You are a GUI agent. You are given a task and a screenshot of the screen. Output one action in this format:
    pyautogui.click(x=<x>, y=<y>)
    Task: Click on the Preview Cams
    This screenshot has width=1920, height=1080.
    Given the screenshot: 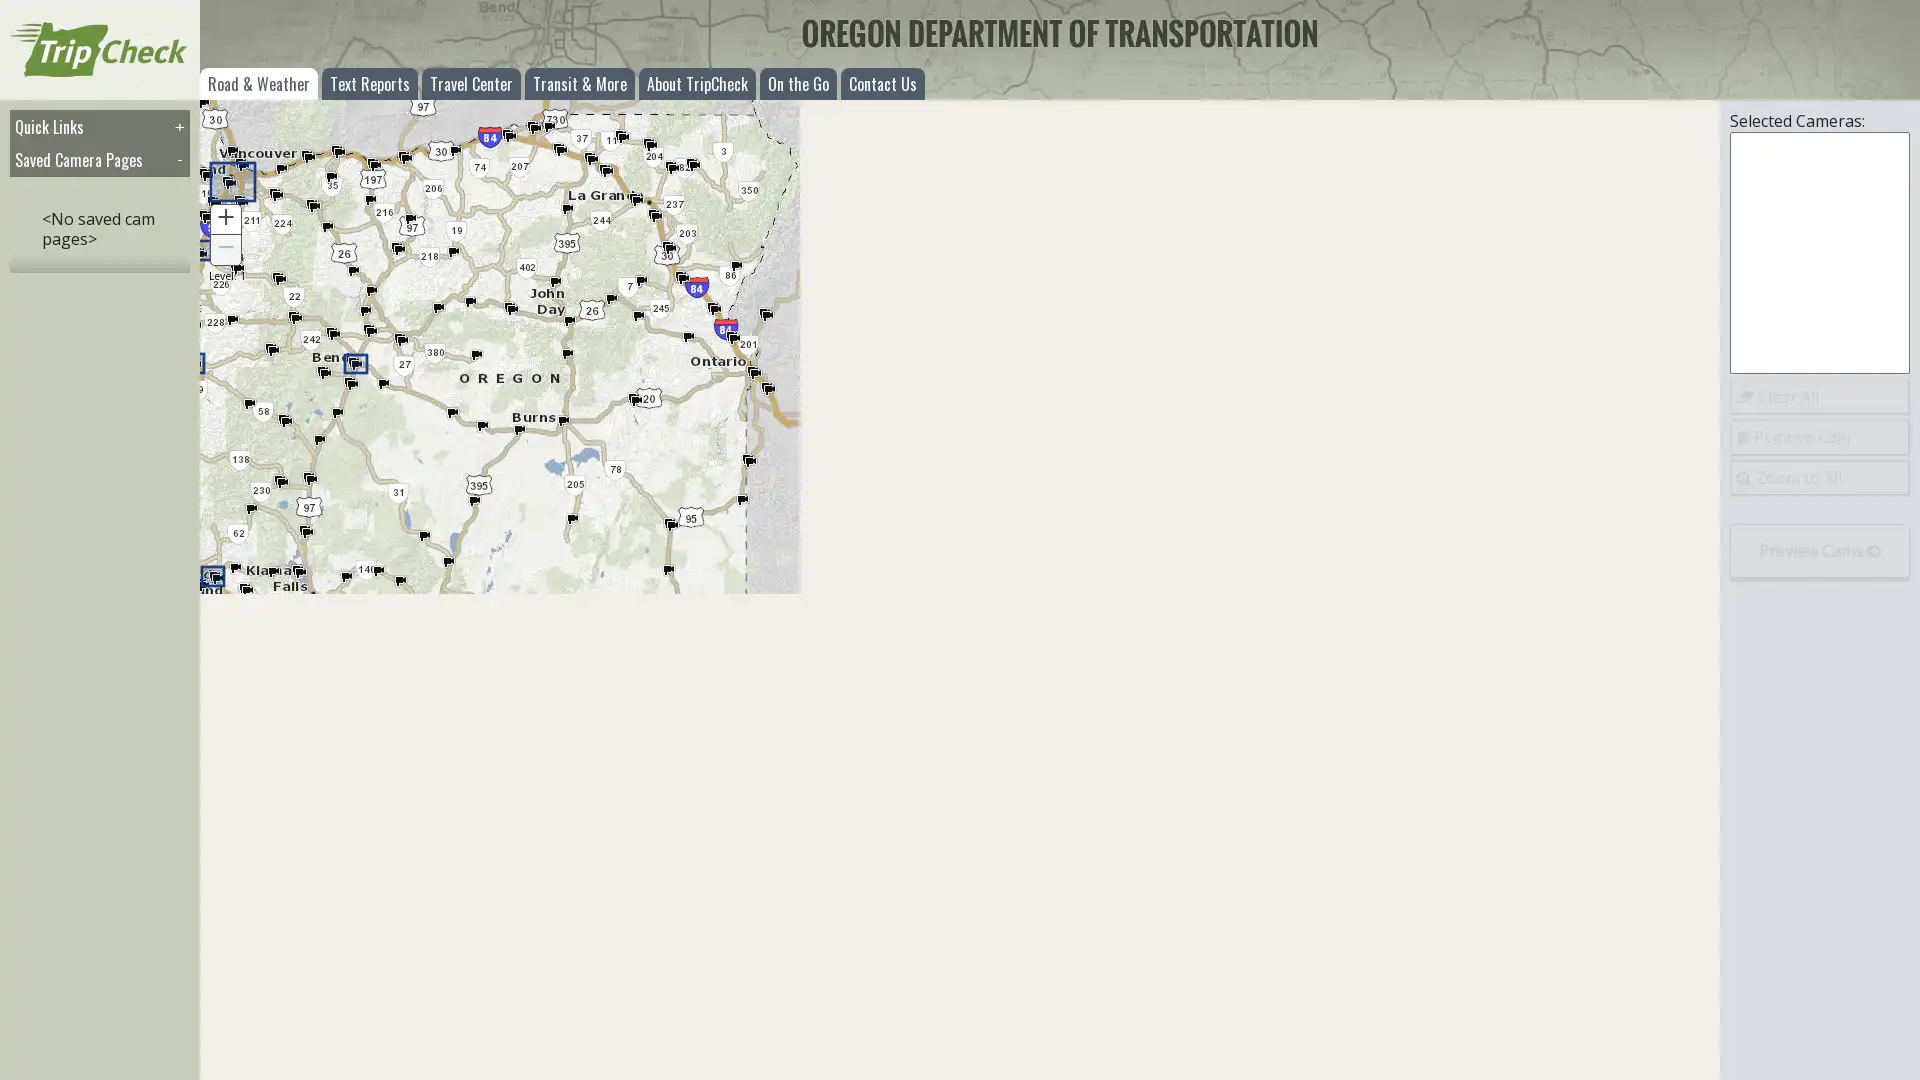 What is the action you would take?
    pyautogui.click(x=1819, y=550)
    